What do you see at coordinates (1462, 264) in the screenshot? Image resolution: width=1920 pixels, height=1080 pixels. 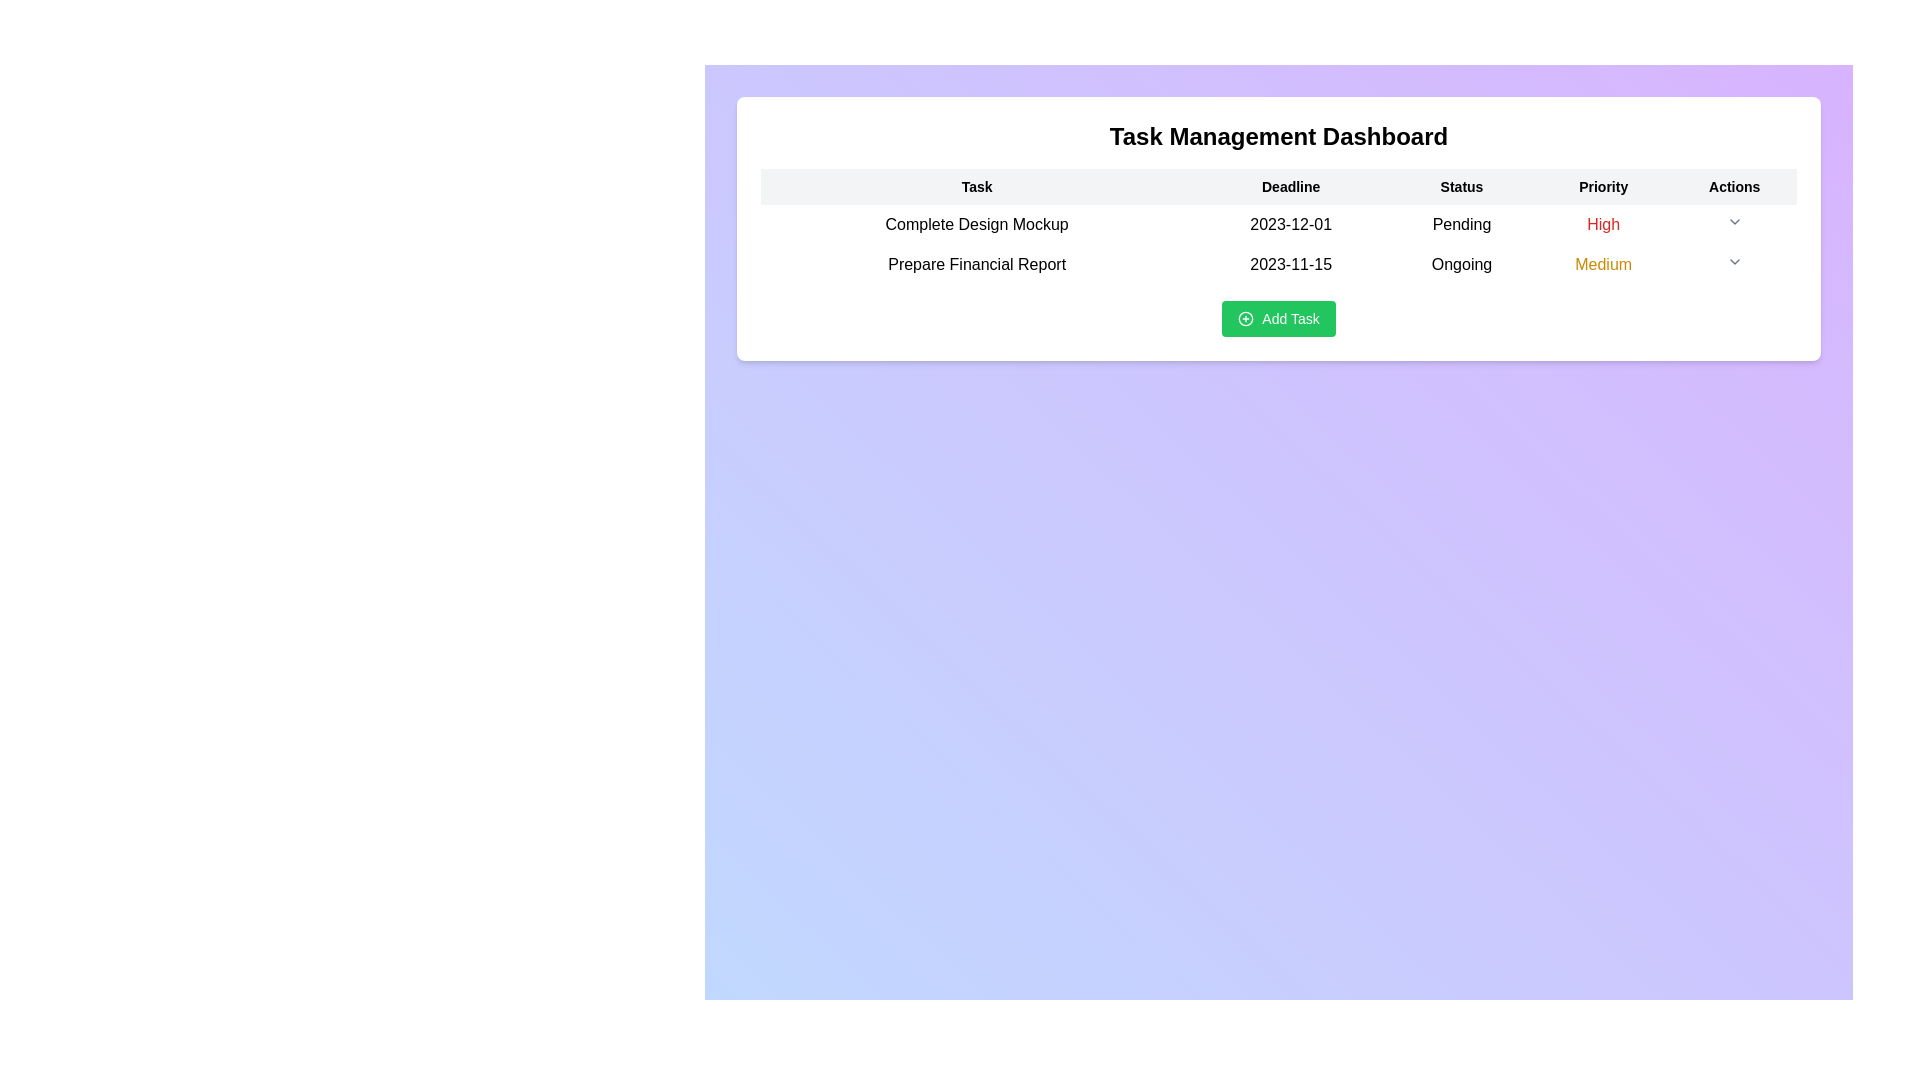 I see `the 'Ongoing' status text label located in the 'Status' column of the second row of the task list table, aligned with the 'Prepare Financial Report' task` at bounding box center [1462, 264].